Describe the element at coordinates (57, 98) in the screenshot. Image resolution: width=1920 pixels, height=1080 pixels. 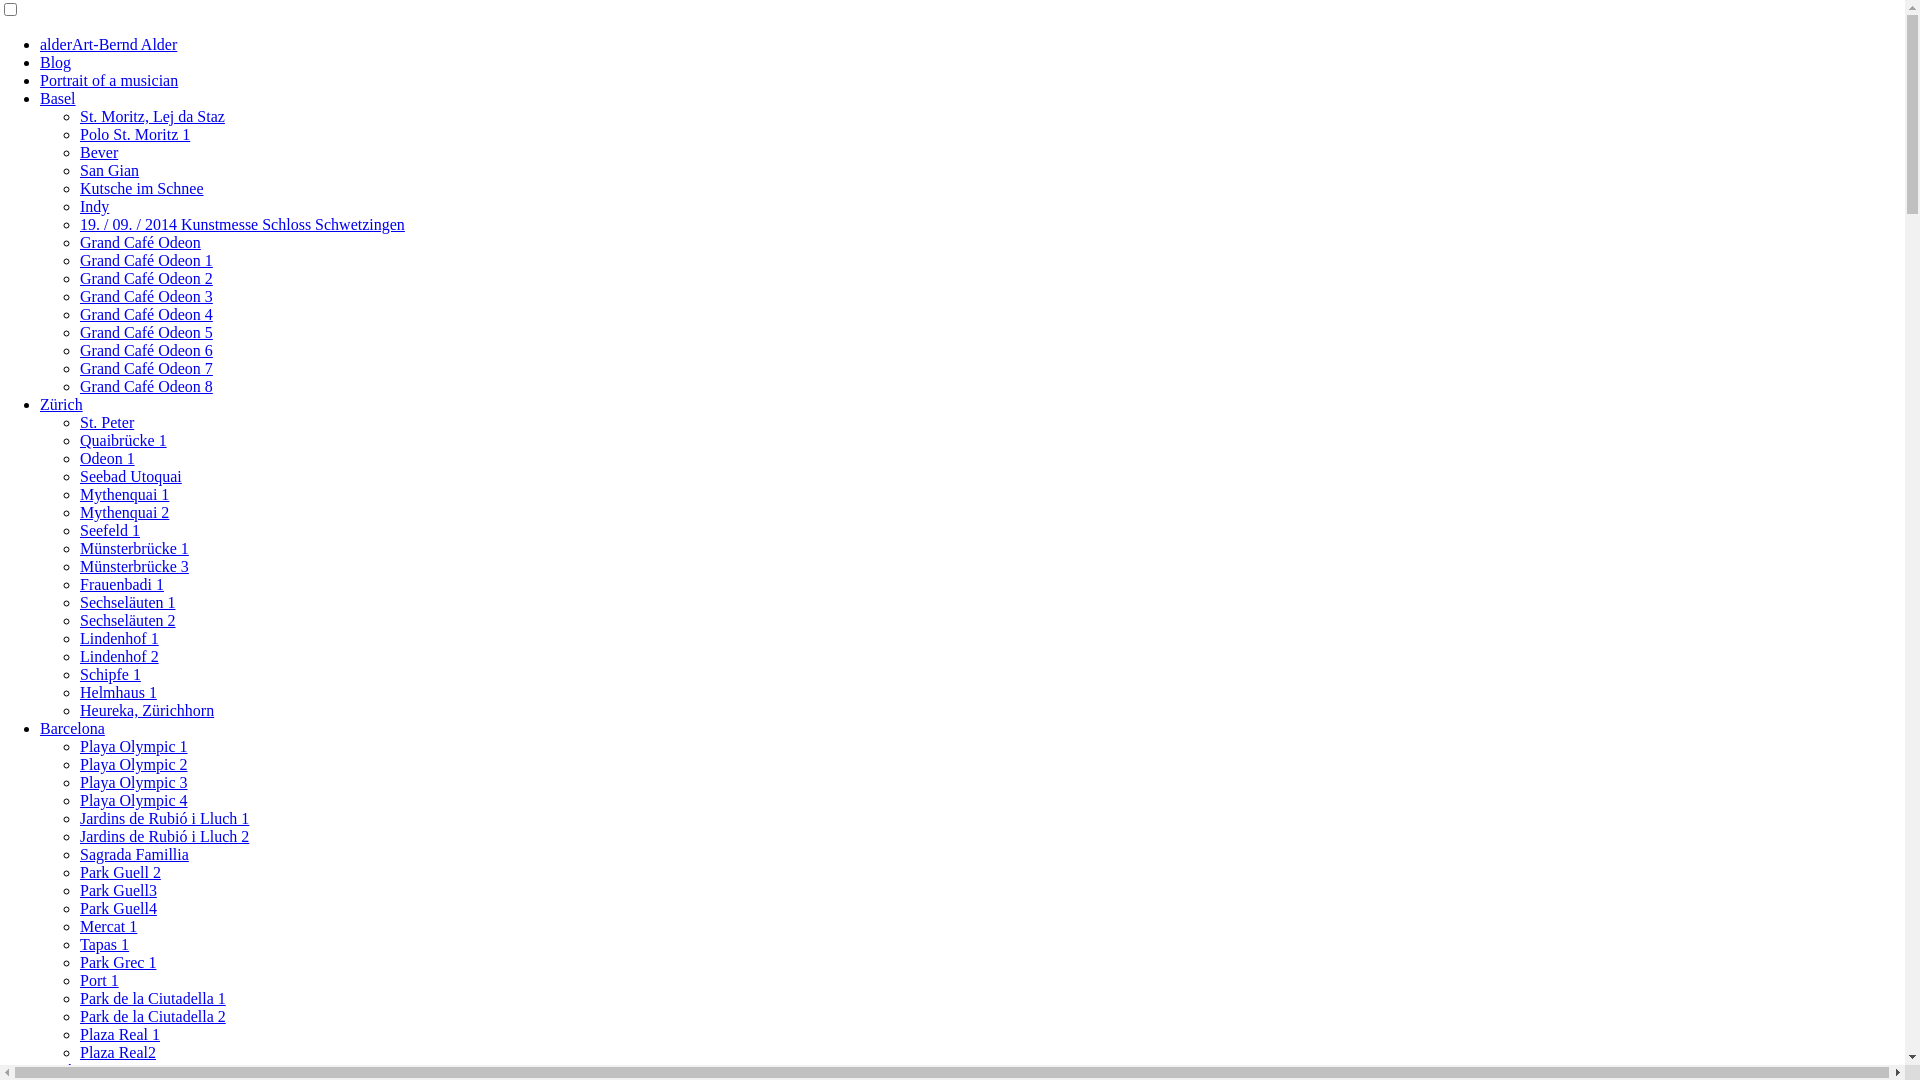
I see `'Basel'` at that location.